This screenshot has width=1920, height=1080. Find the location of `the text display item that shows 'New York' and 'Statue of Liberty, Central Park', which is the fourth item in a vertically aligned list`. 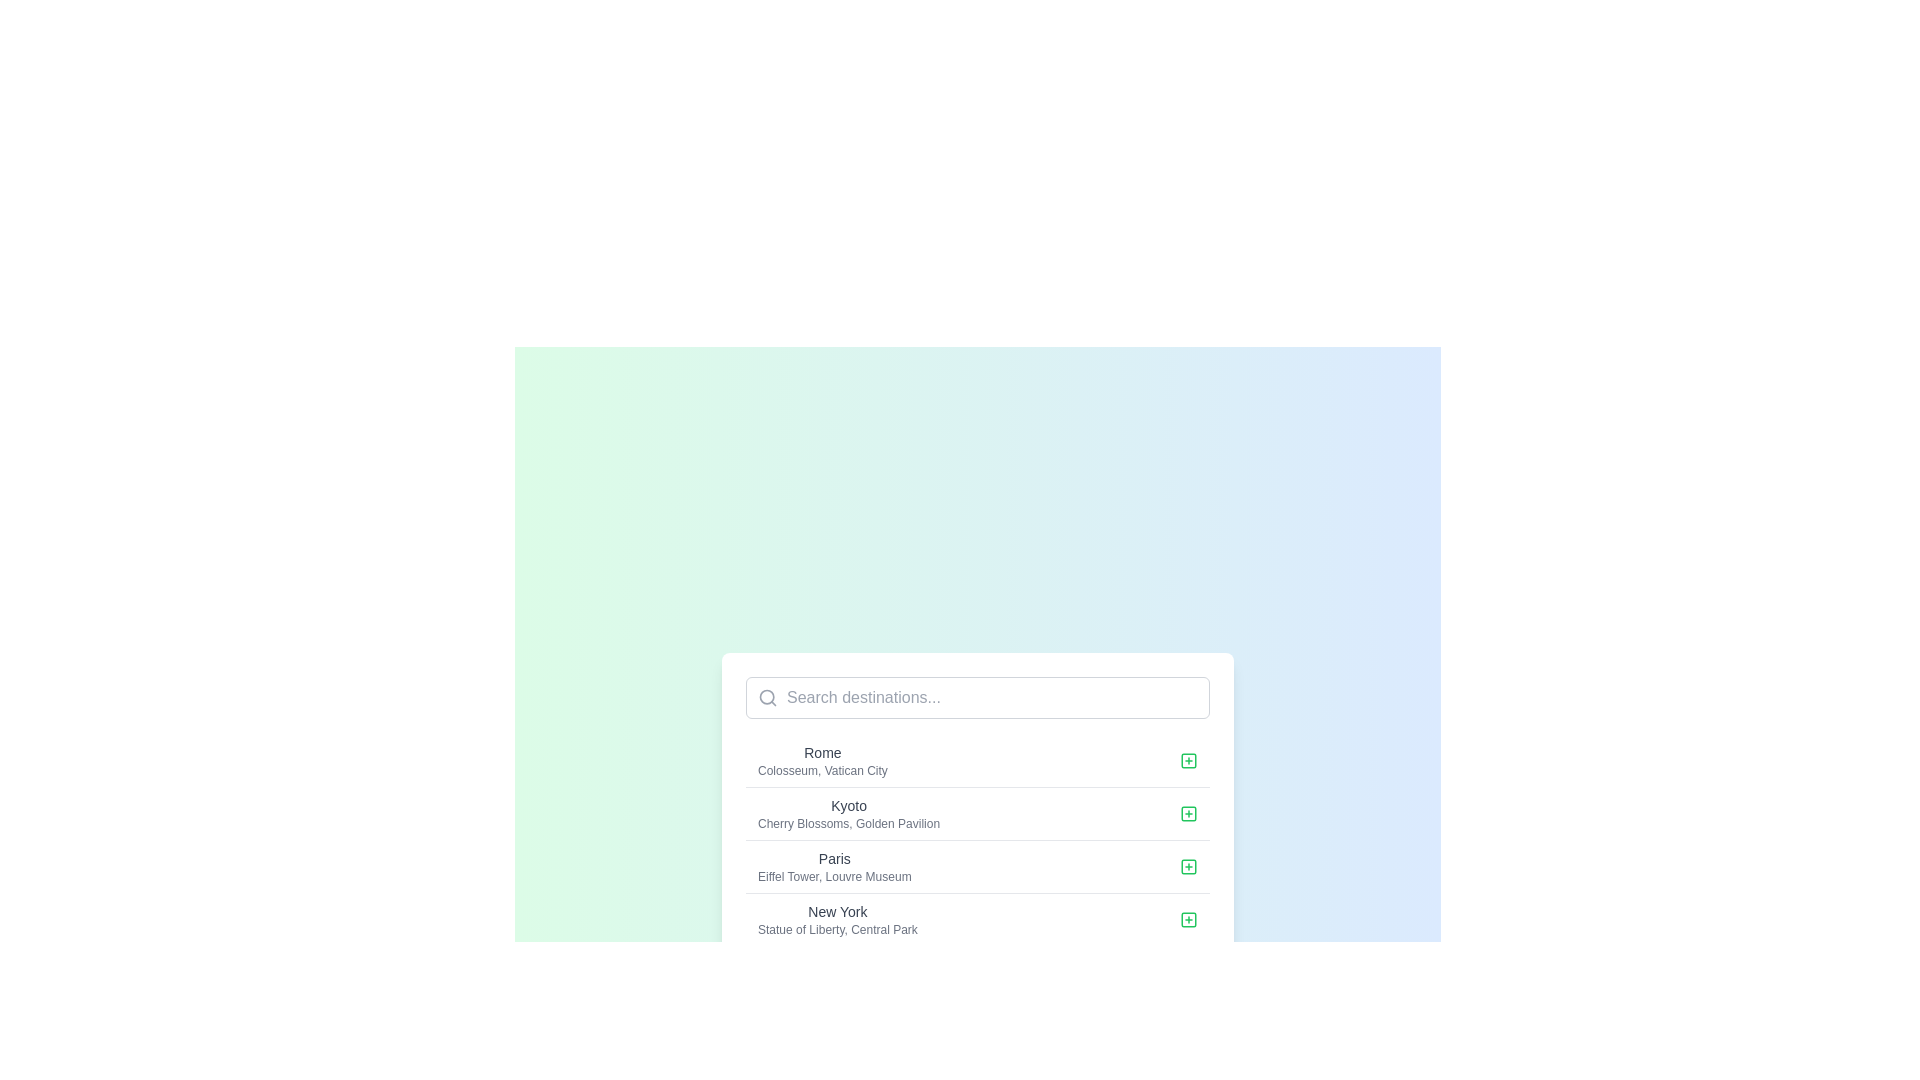

the text display item that shows 'New York' and 'Statue of Liberty, Central Park', which is the fourth item in a vertically aligned list is located at coordinates (837, 920).